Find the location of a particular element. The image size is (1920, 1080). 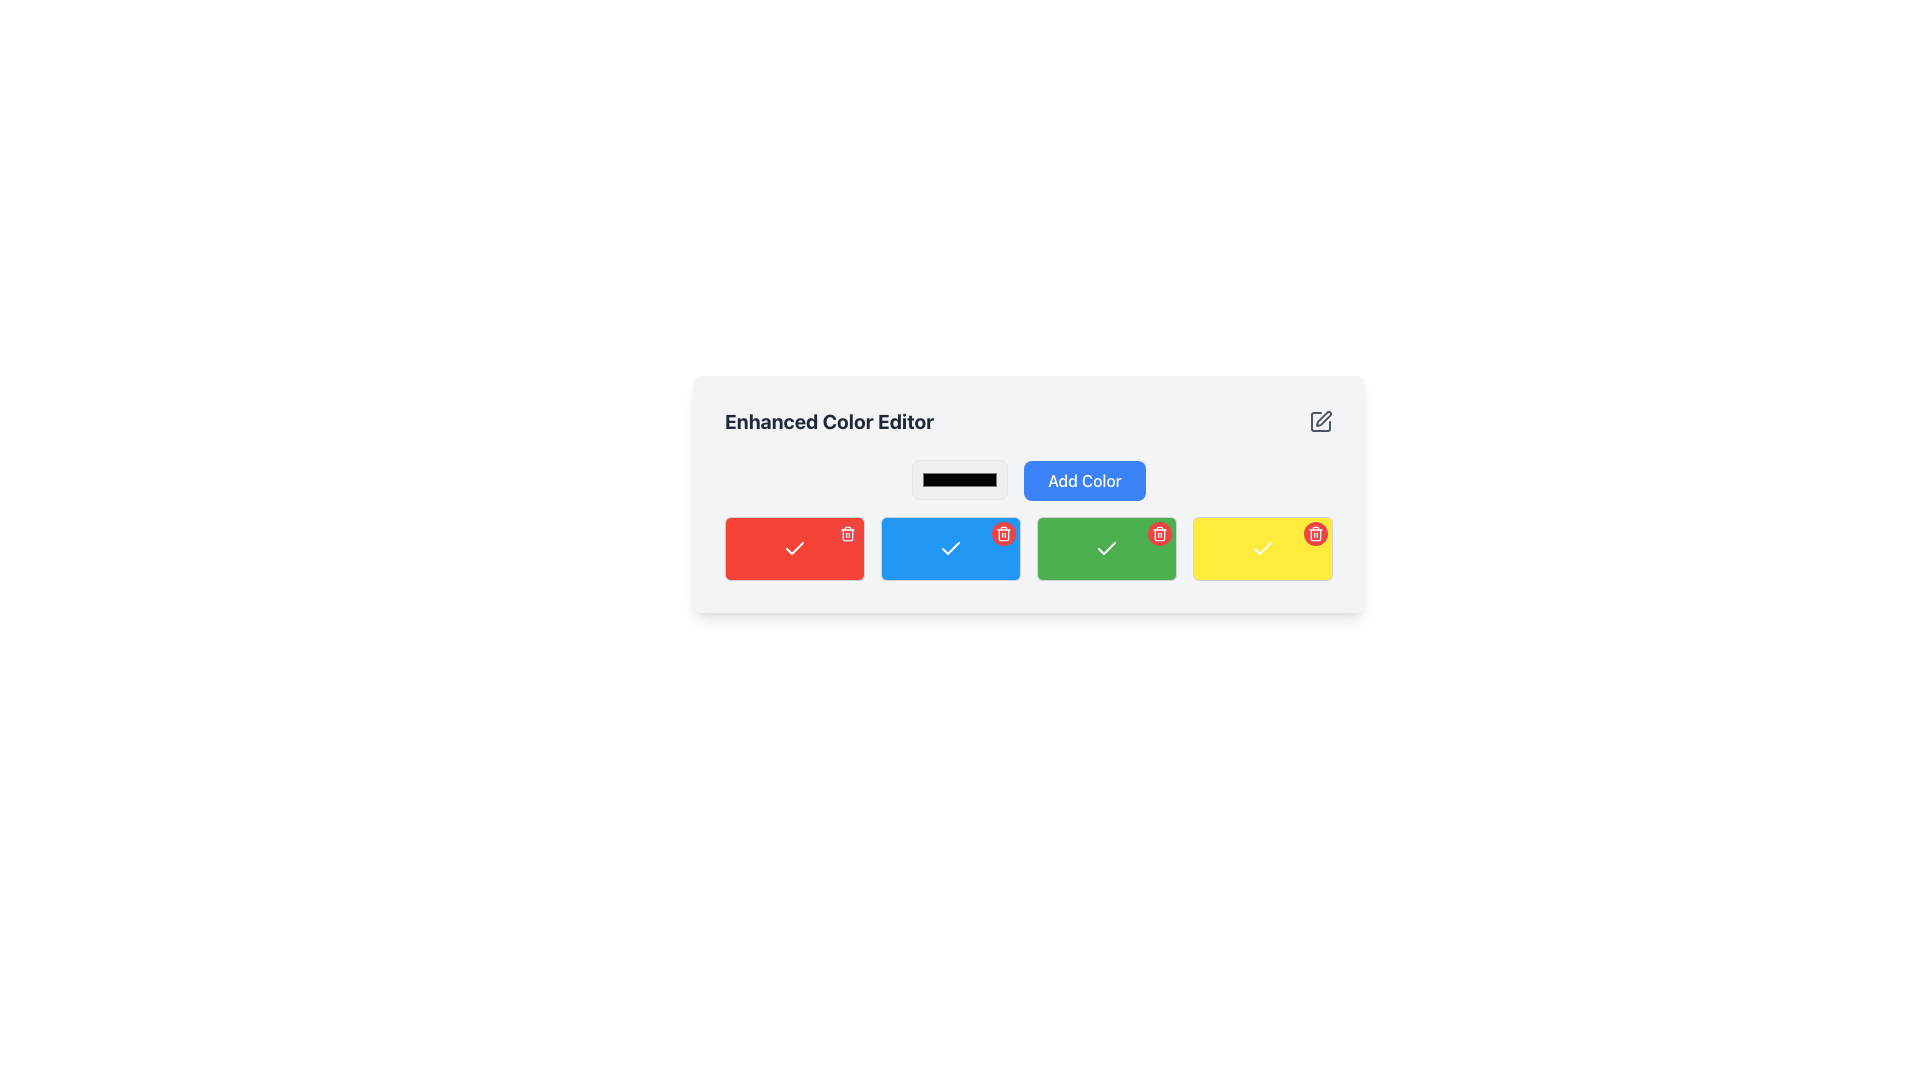

the trash bin icon located in the top-right corner of the blue button with a checkmark icon is located at coordinates (949, 548).